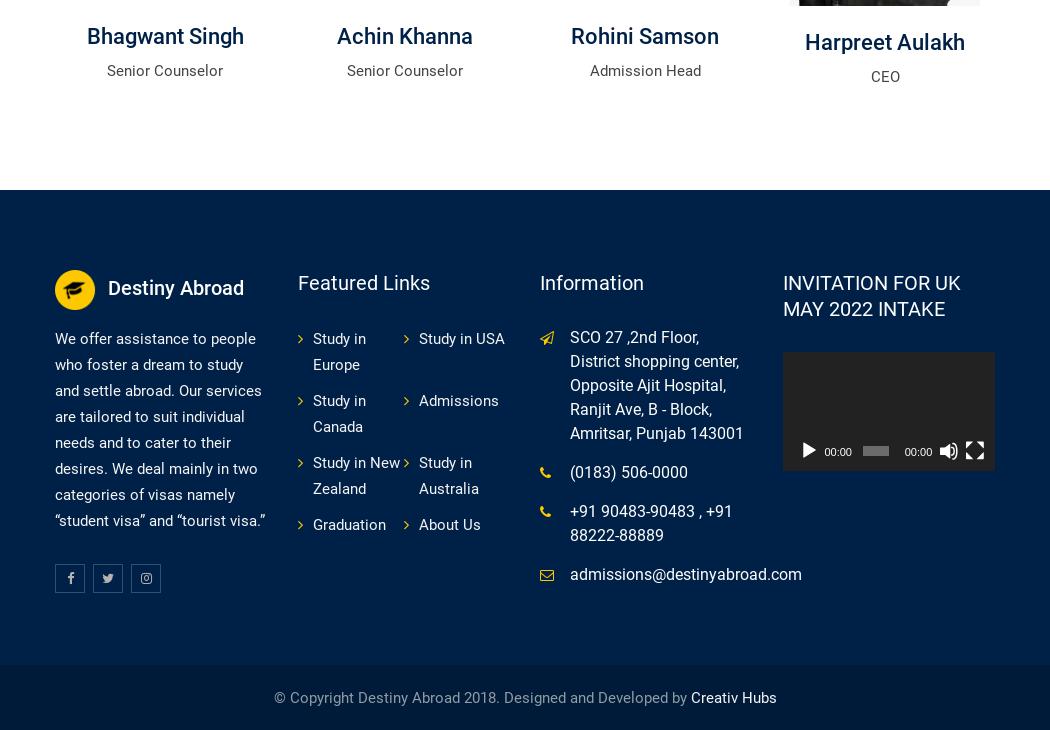  I want to click on 'Study in USA', so click(417, 337).